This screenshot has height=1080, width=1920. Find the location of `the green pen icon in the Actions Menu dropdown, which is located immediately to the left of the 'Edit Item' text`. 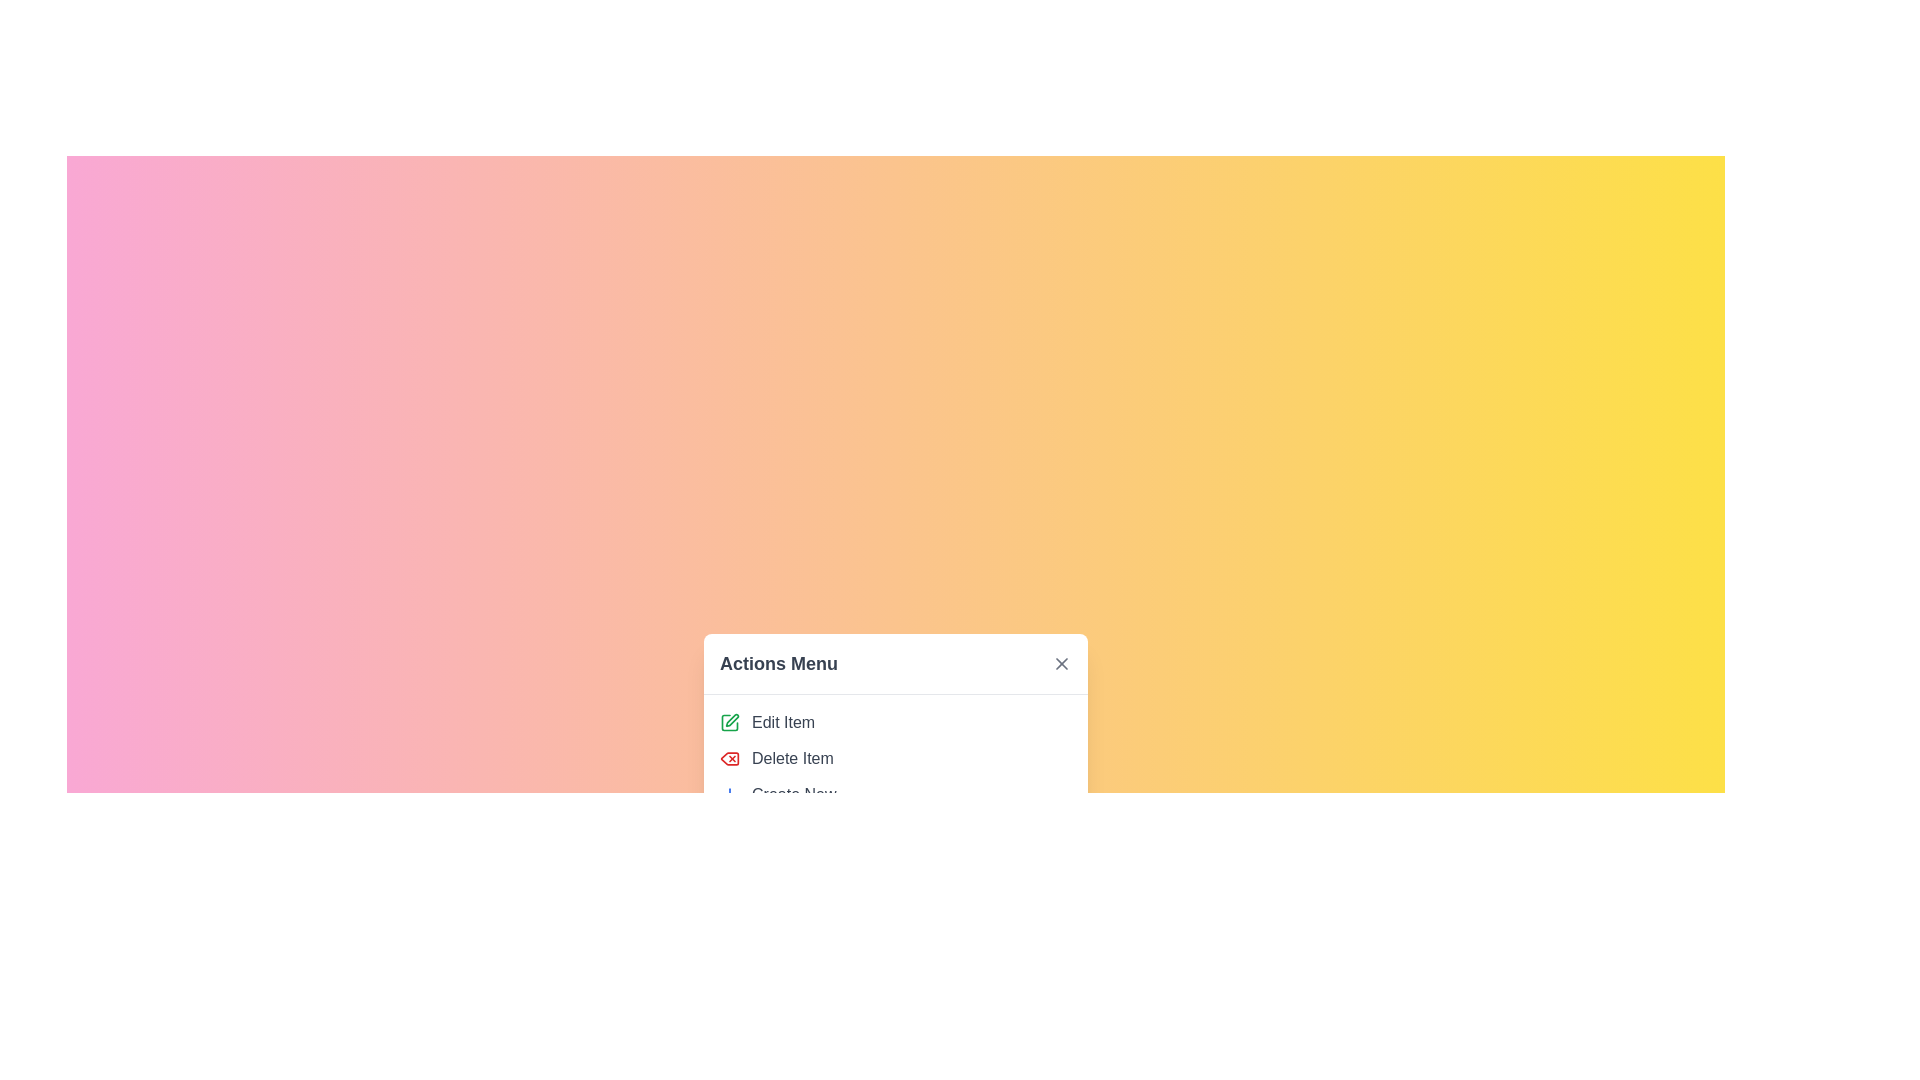

the green pen icon in the Actions Menu dropdown, which is located immediately to the left of the 'Edit Item' text is located at coordinates (728, 722).